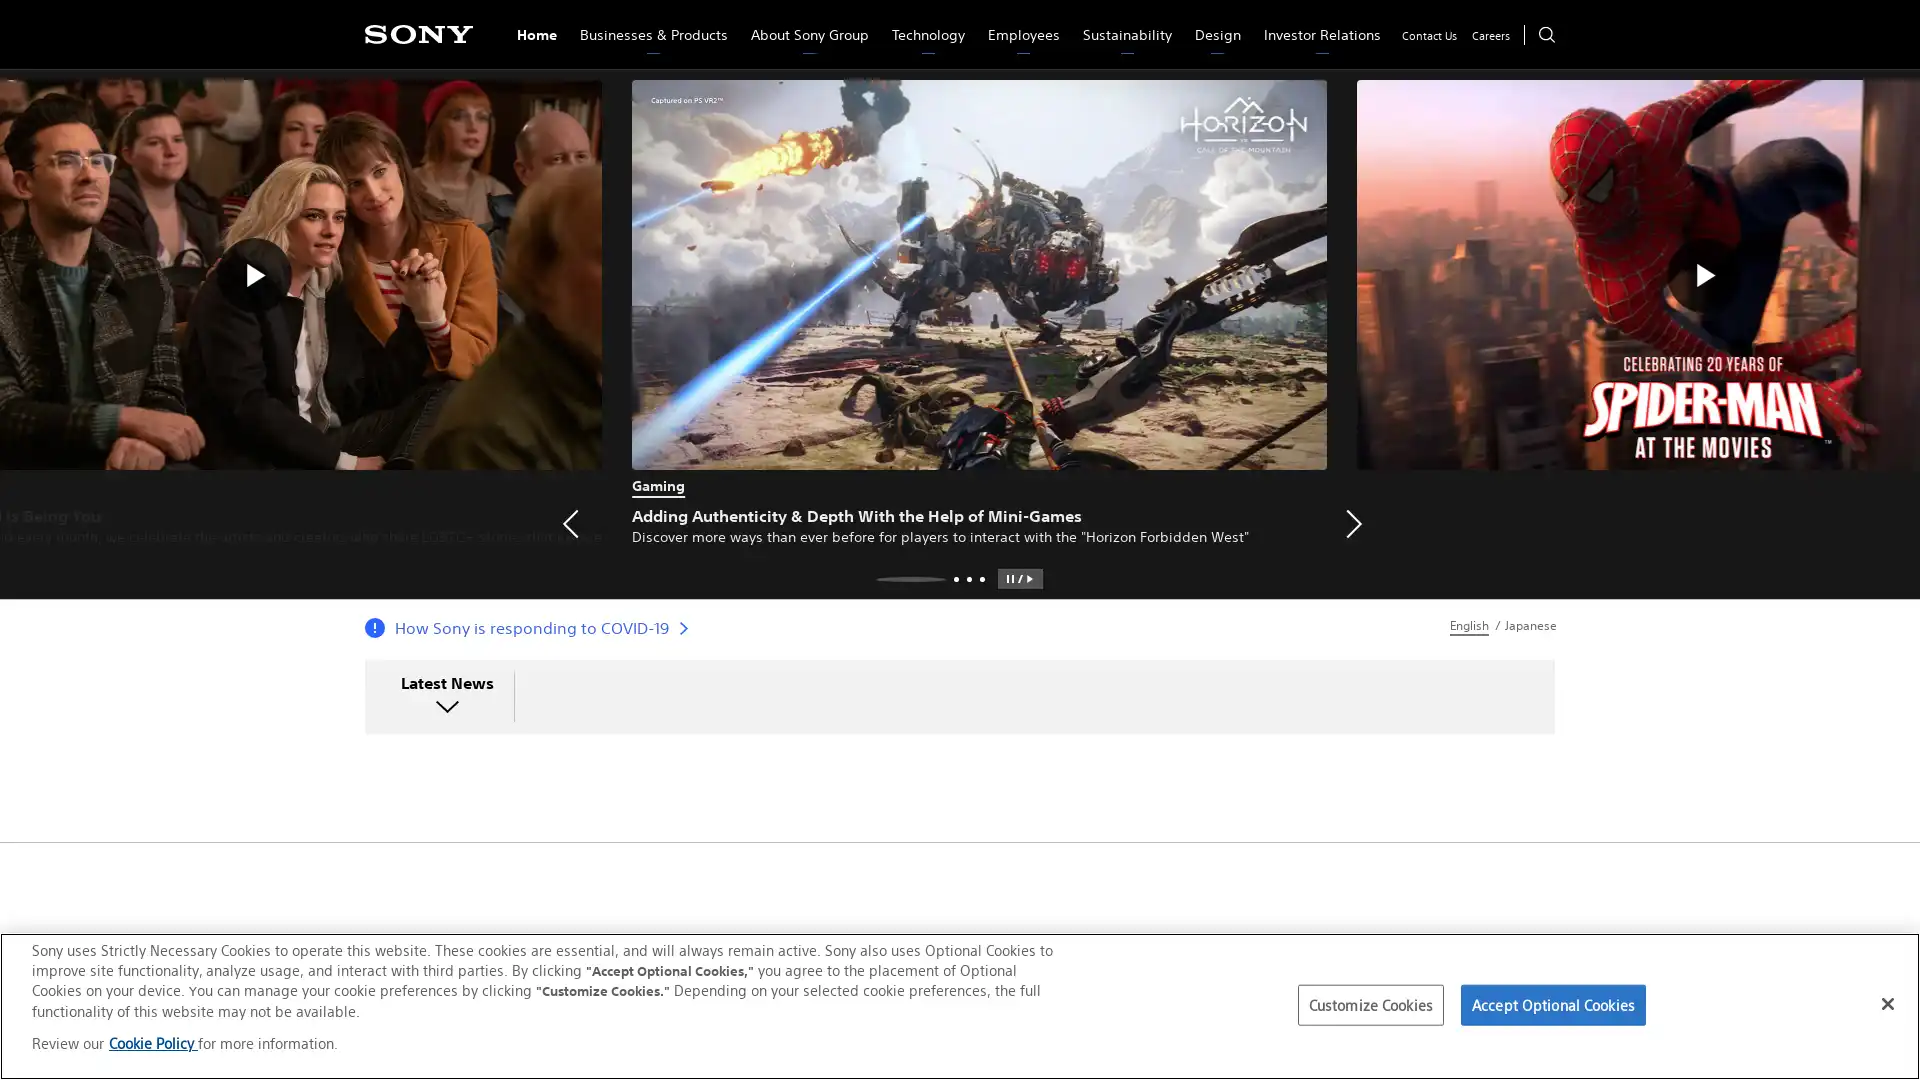  I want to click on pause or play, so click(1019, 578).